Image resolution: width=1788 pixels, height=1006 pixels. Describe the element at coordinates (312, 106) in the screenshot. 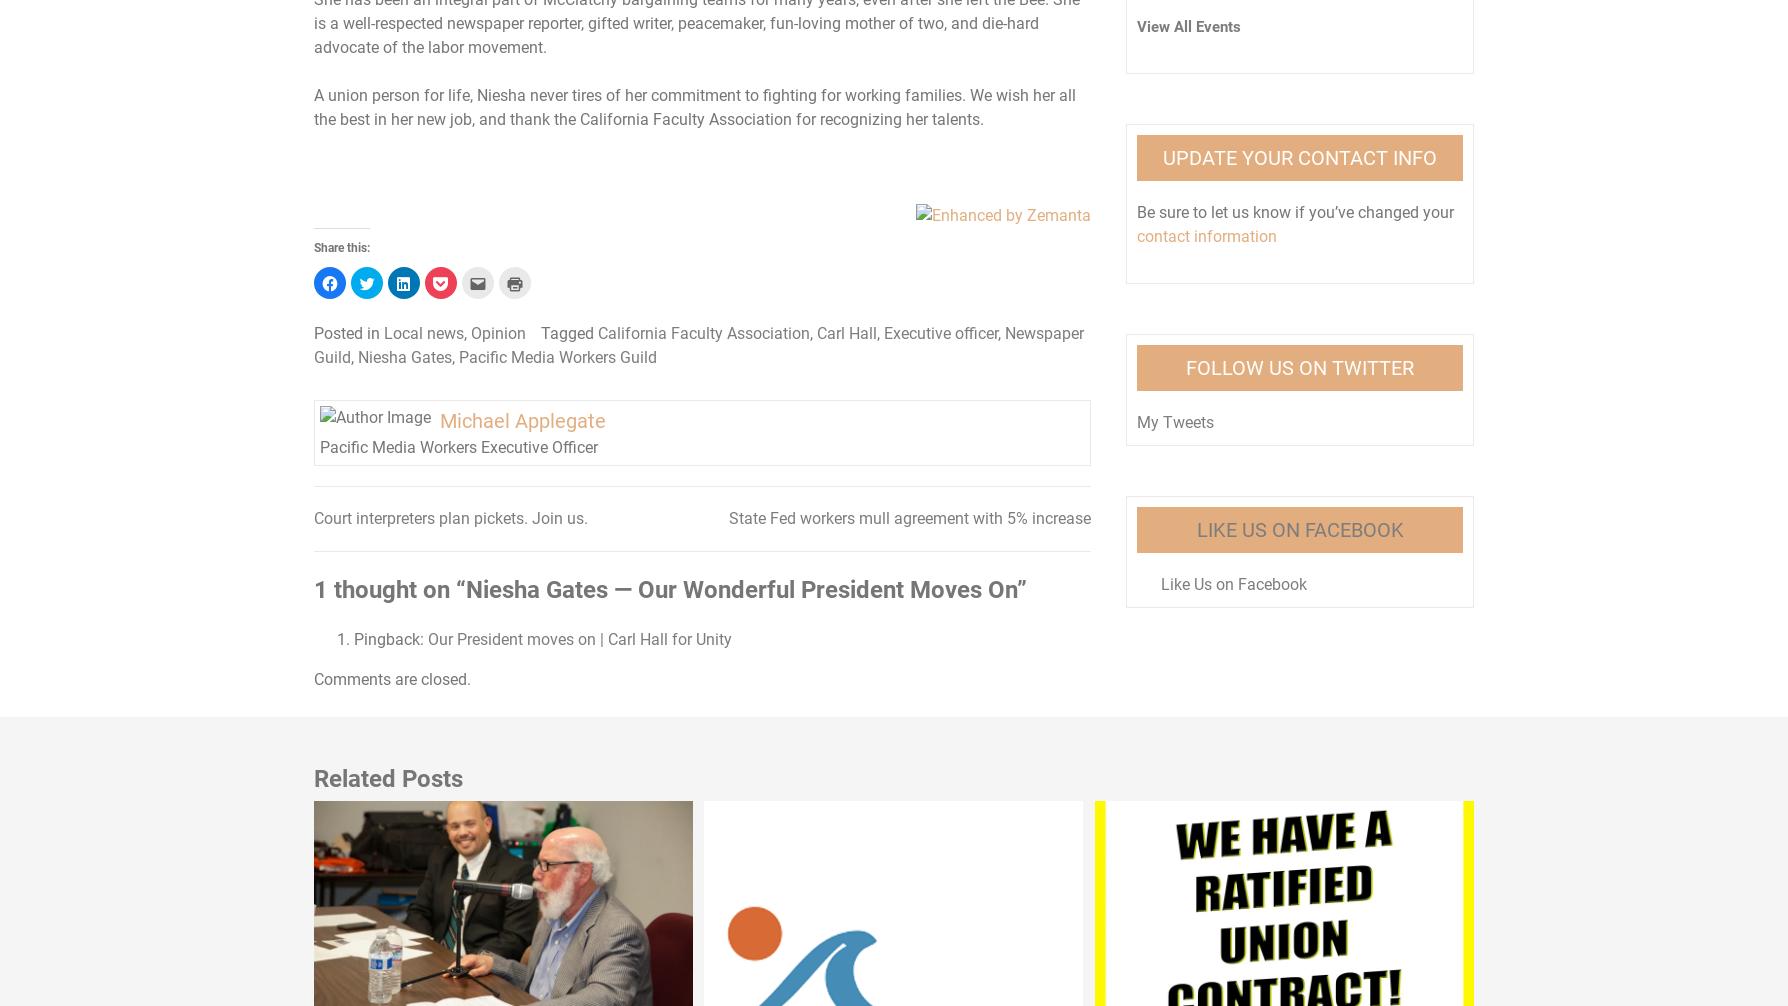

I see `'A union person for life, Niesha never tires of her commitment to fighting for working families. We wish her all the best in her new job, and thank the California Faculty Association for recognizing her talents.'` at that location.